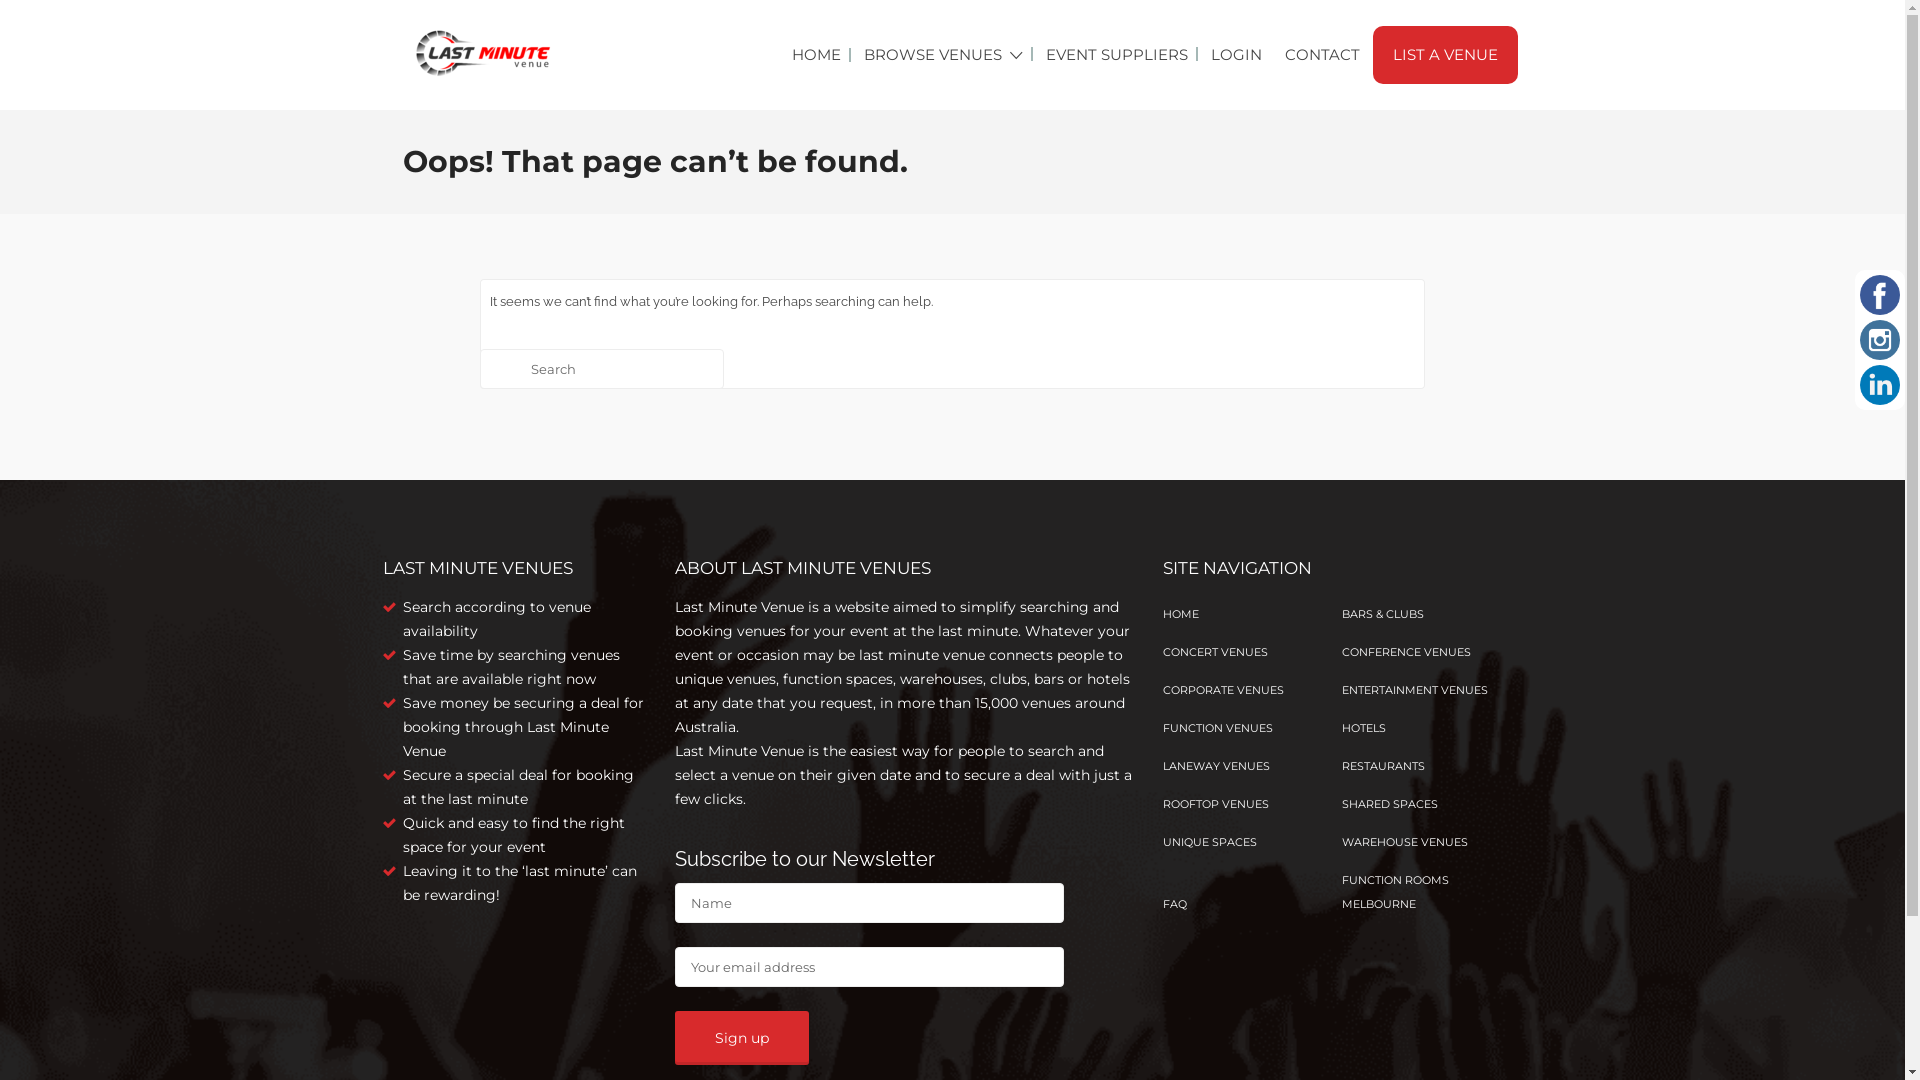  I want to click on 'HOME', so click(791, 53).